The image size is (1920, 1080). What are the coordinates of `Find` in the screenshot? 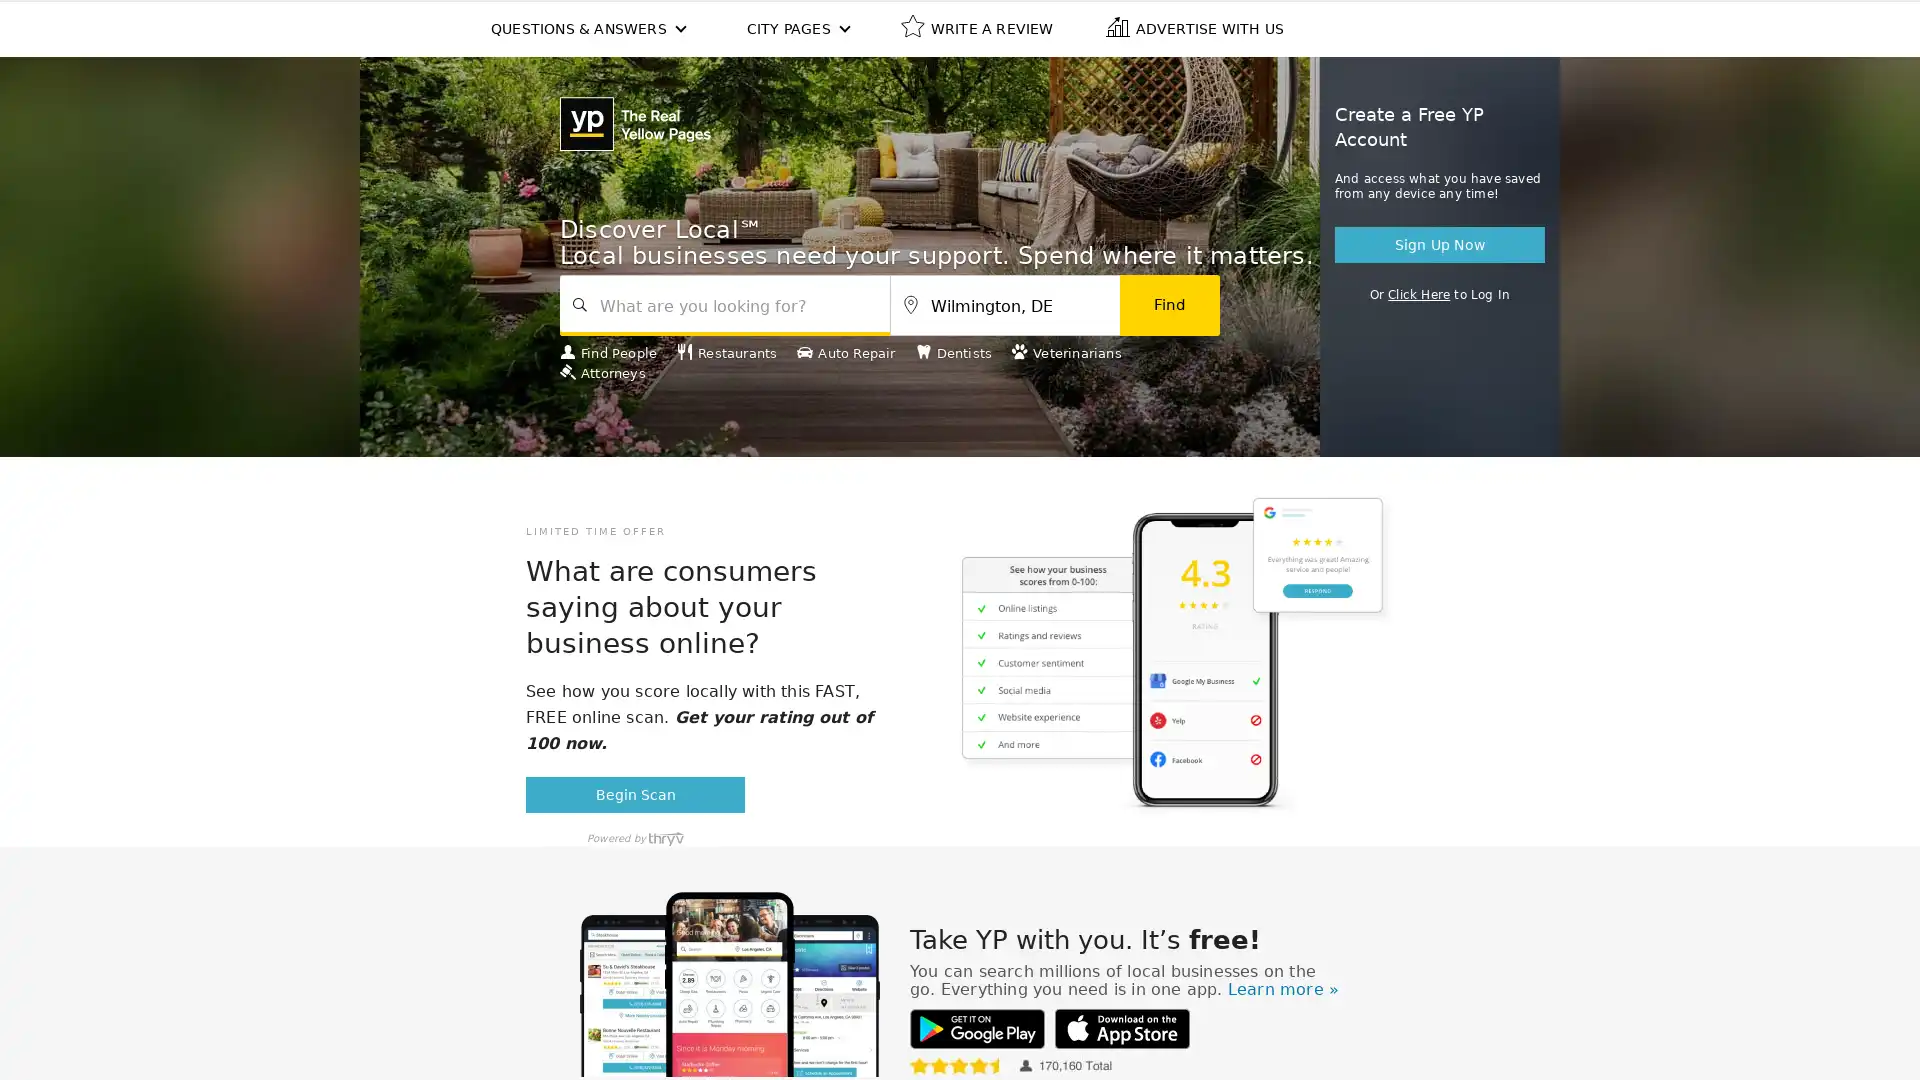 It's located at (1170, 304).